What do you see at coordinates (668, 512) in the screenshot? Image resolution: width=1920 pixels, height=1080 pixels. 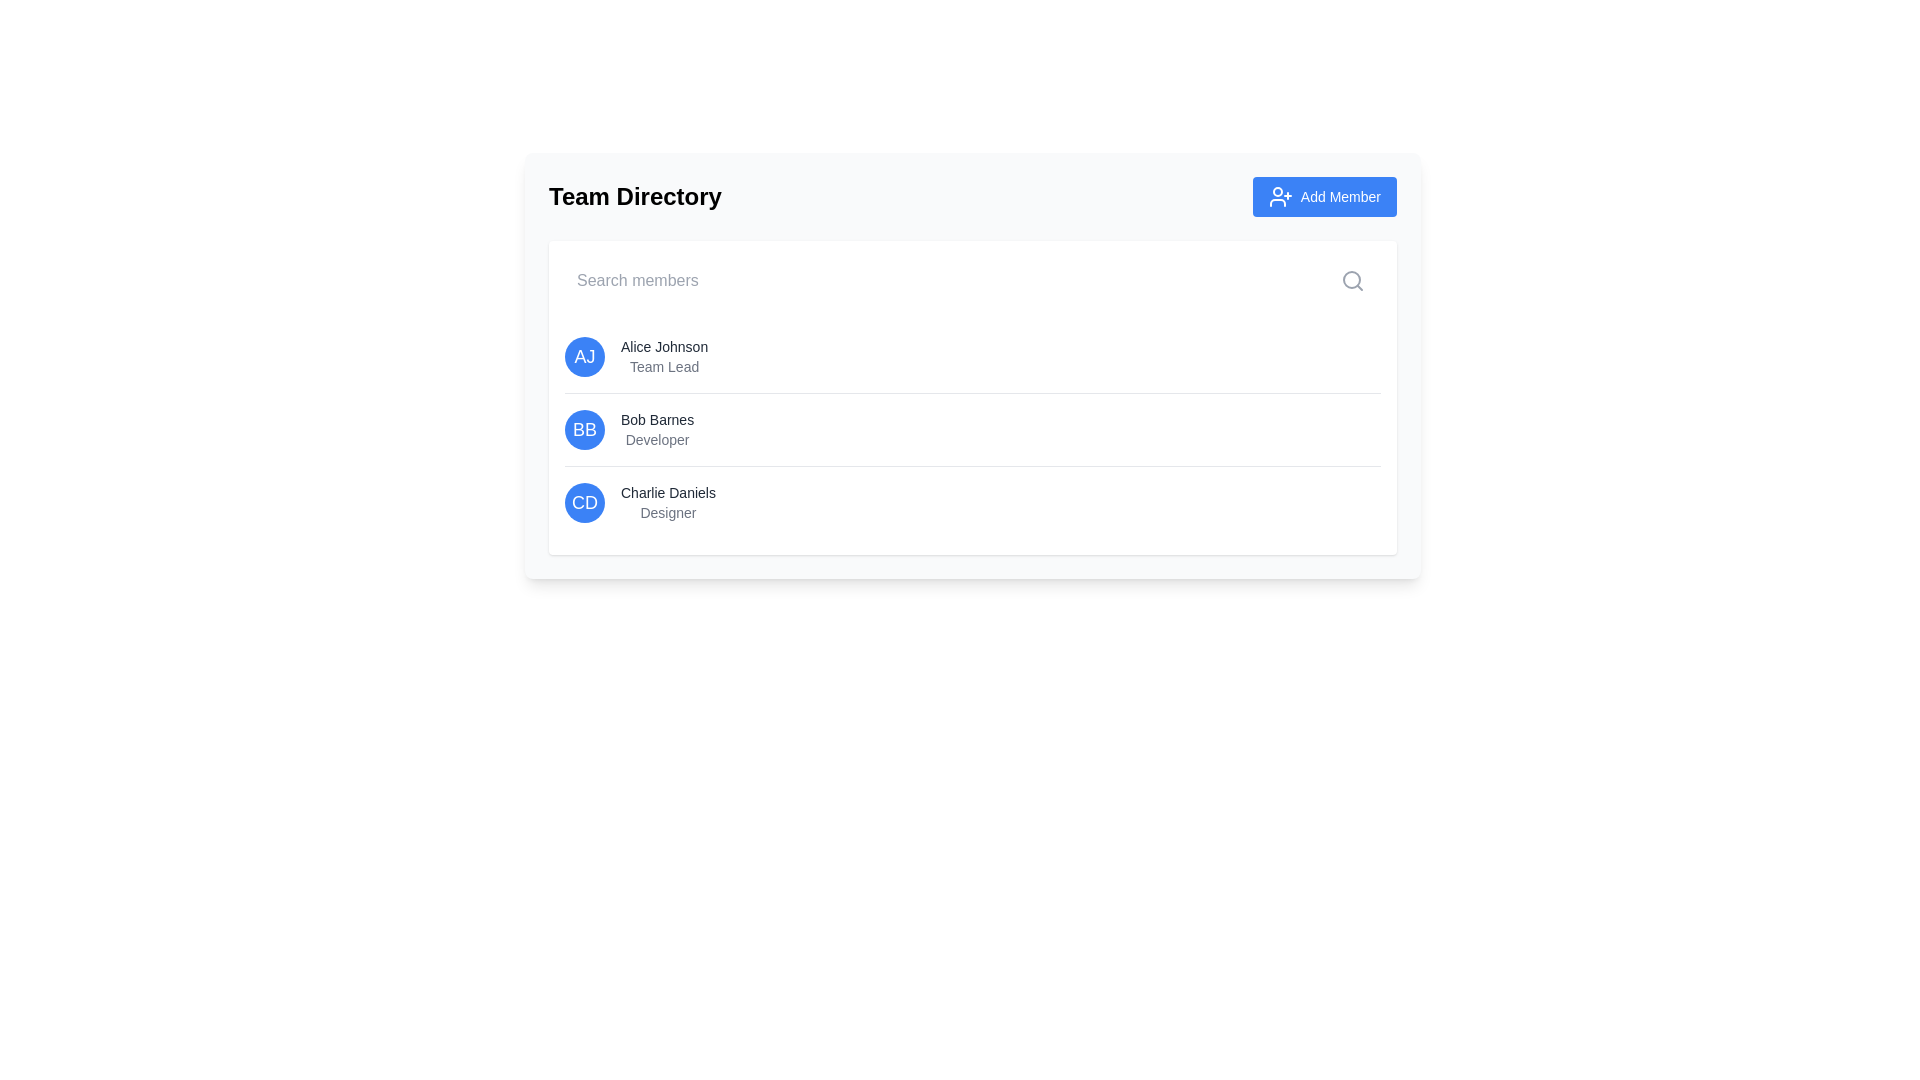 I see `the static text displaying the job title of 'Charlie Daniels', located directly beneath his name in the third entry of the member list` at bounding box center [668, 512].